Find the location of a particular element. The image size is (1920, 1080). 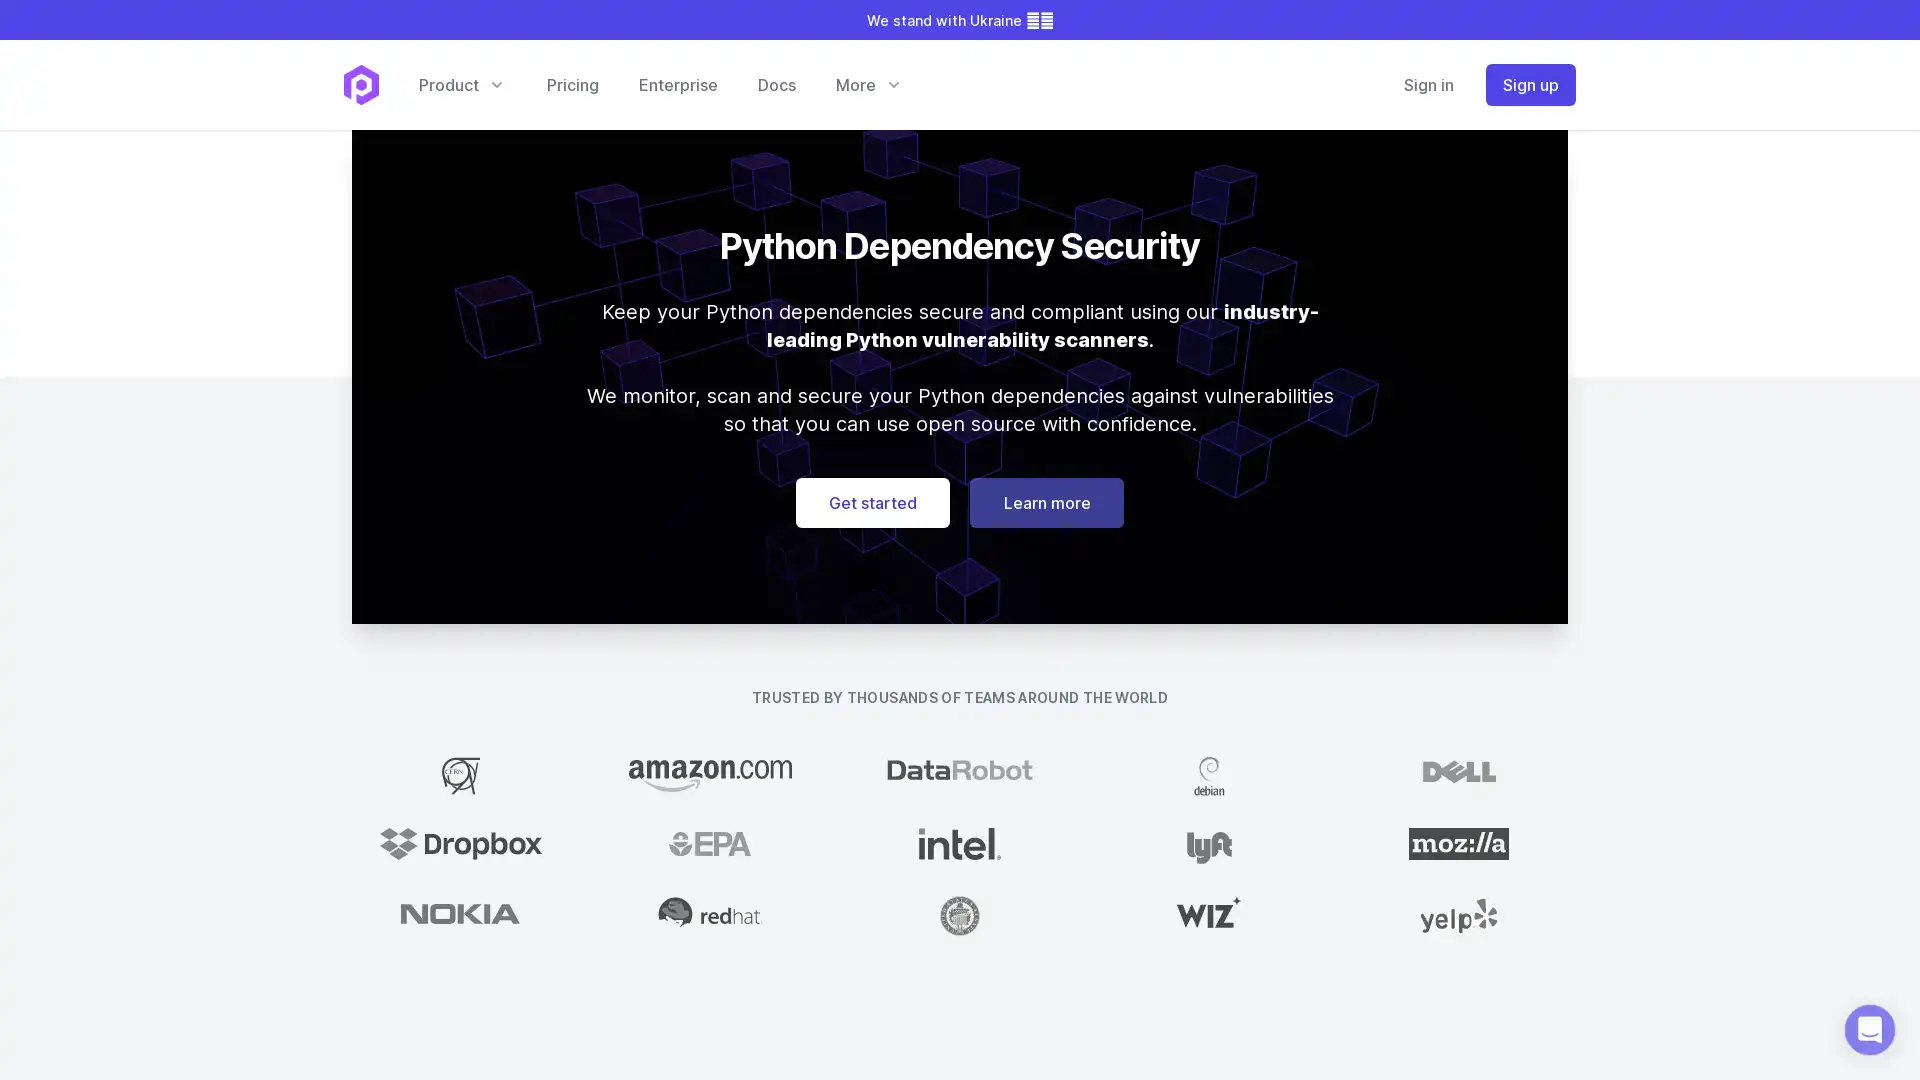

Product is located at coordinates (460, 83).